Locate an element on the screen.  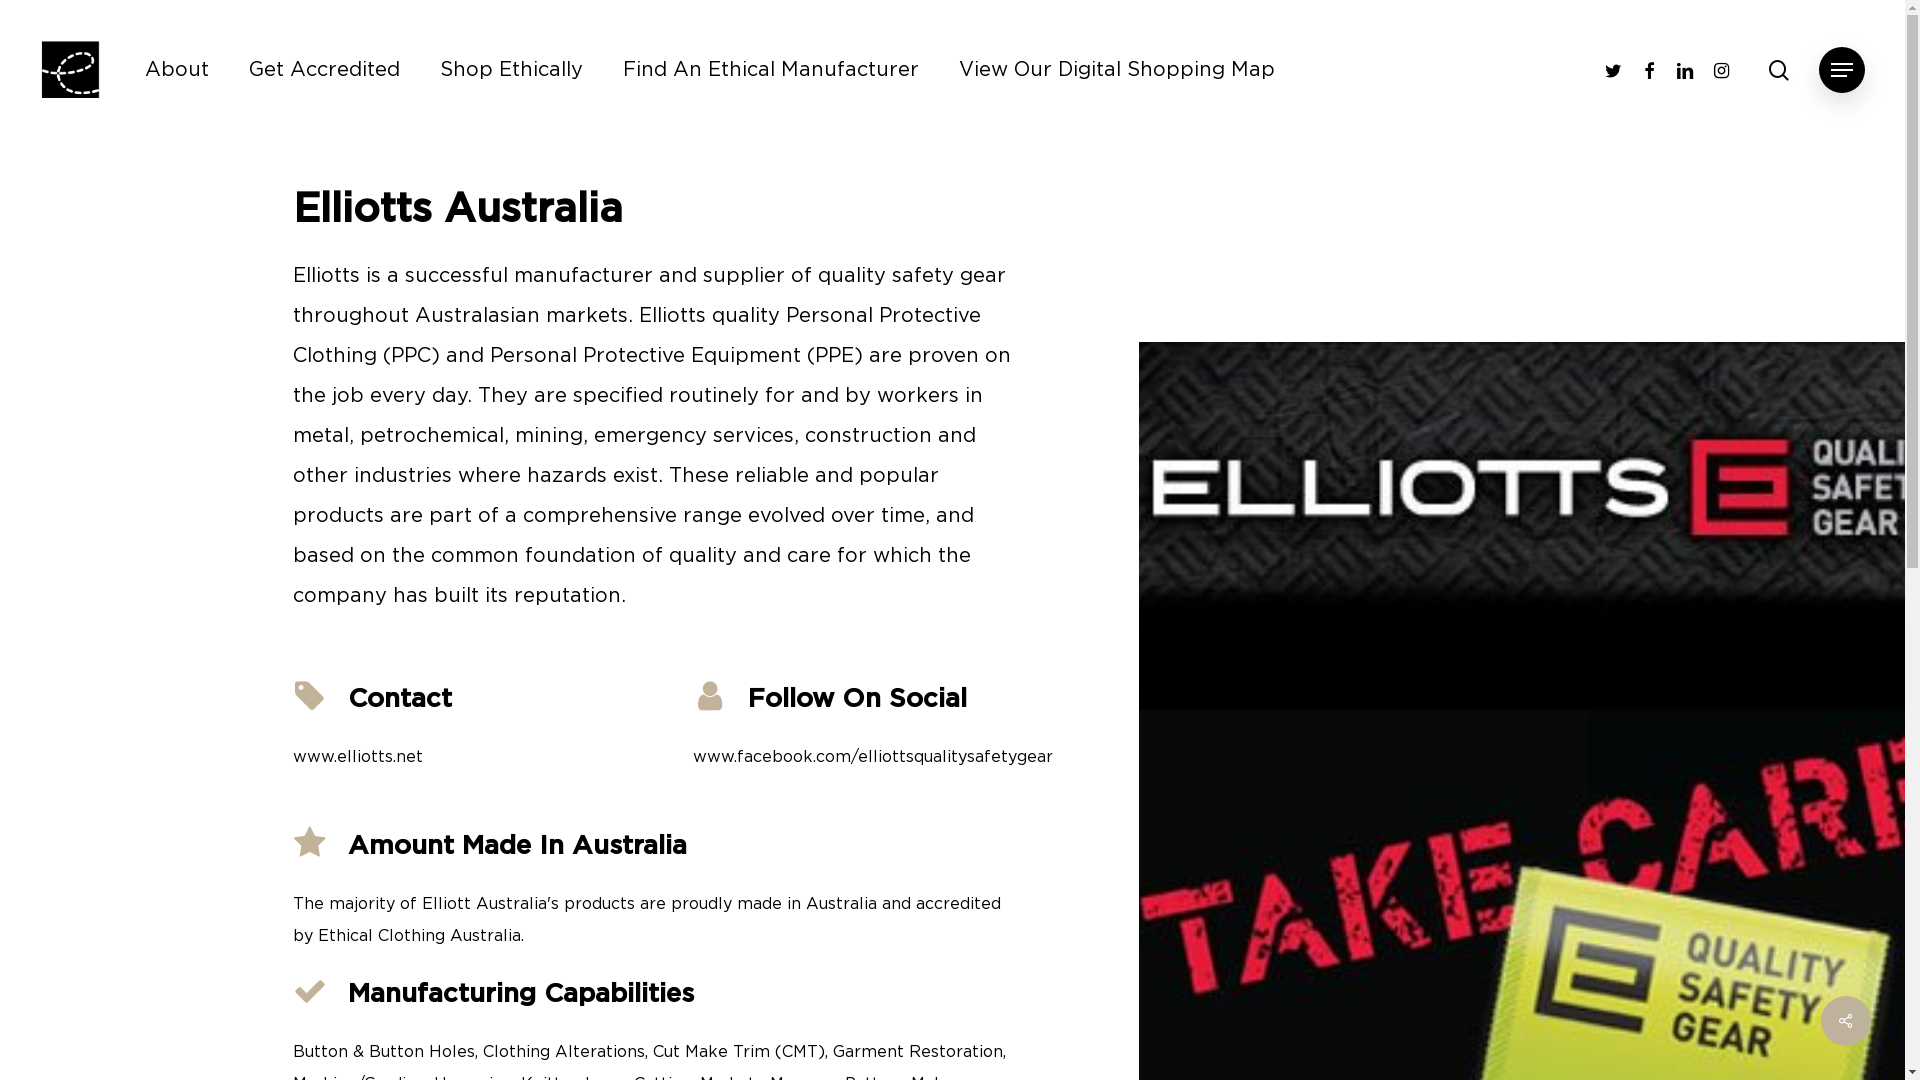
'View Our Digital Shopping Map' is located at coordinates (1116, 68).